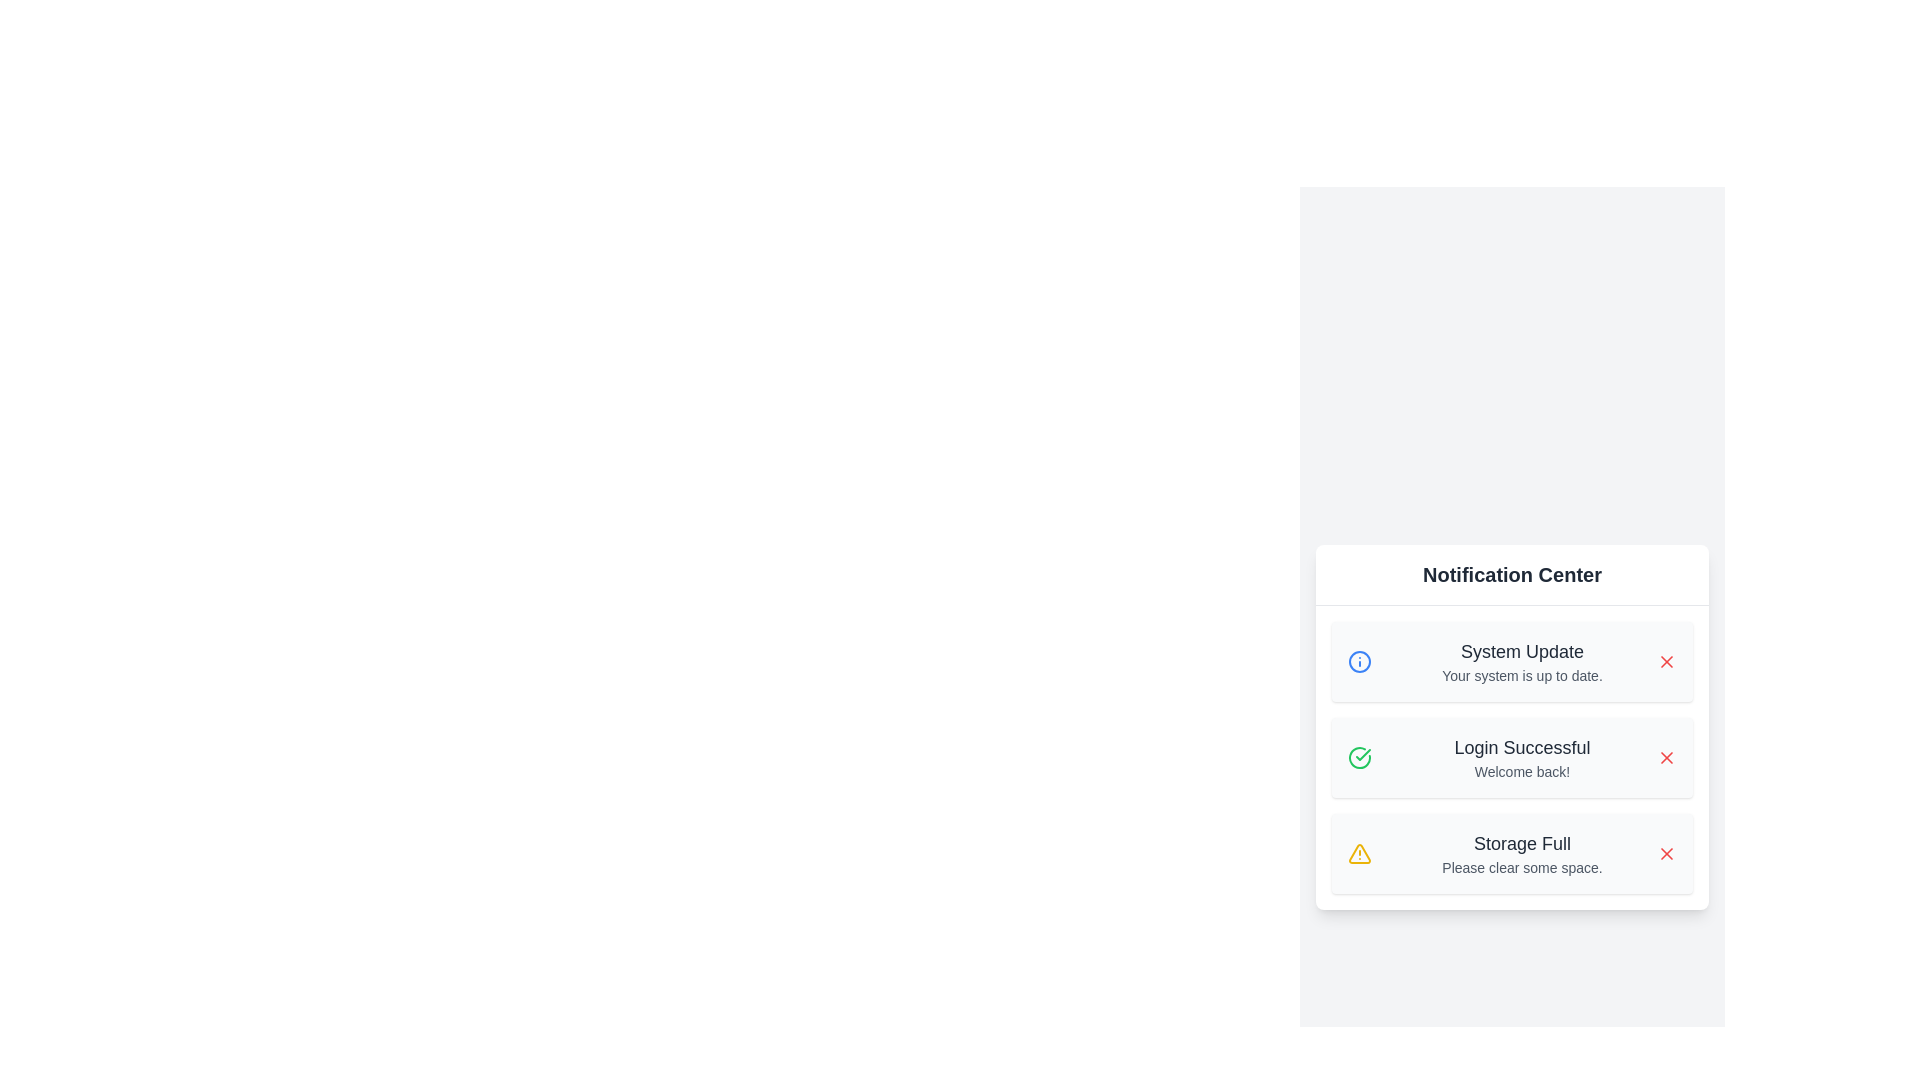  What do you see at coordinates (1359, 853) in the screenshot?
I see `the warning icon located at the bottom left corner of the third notification item in the 'Notification Center' card` at bounding box center [1359, 853].